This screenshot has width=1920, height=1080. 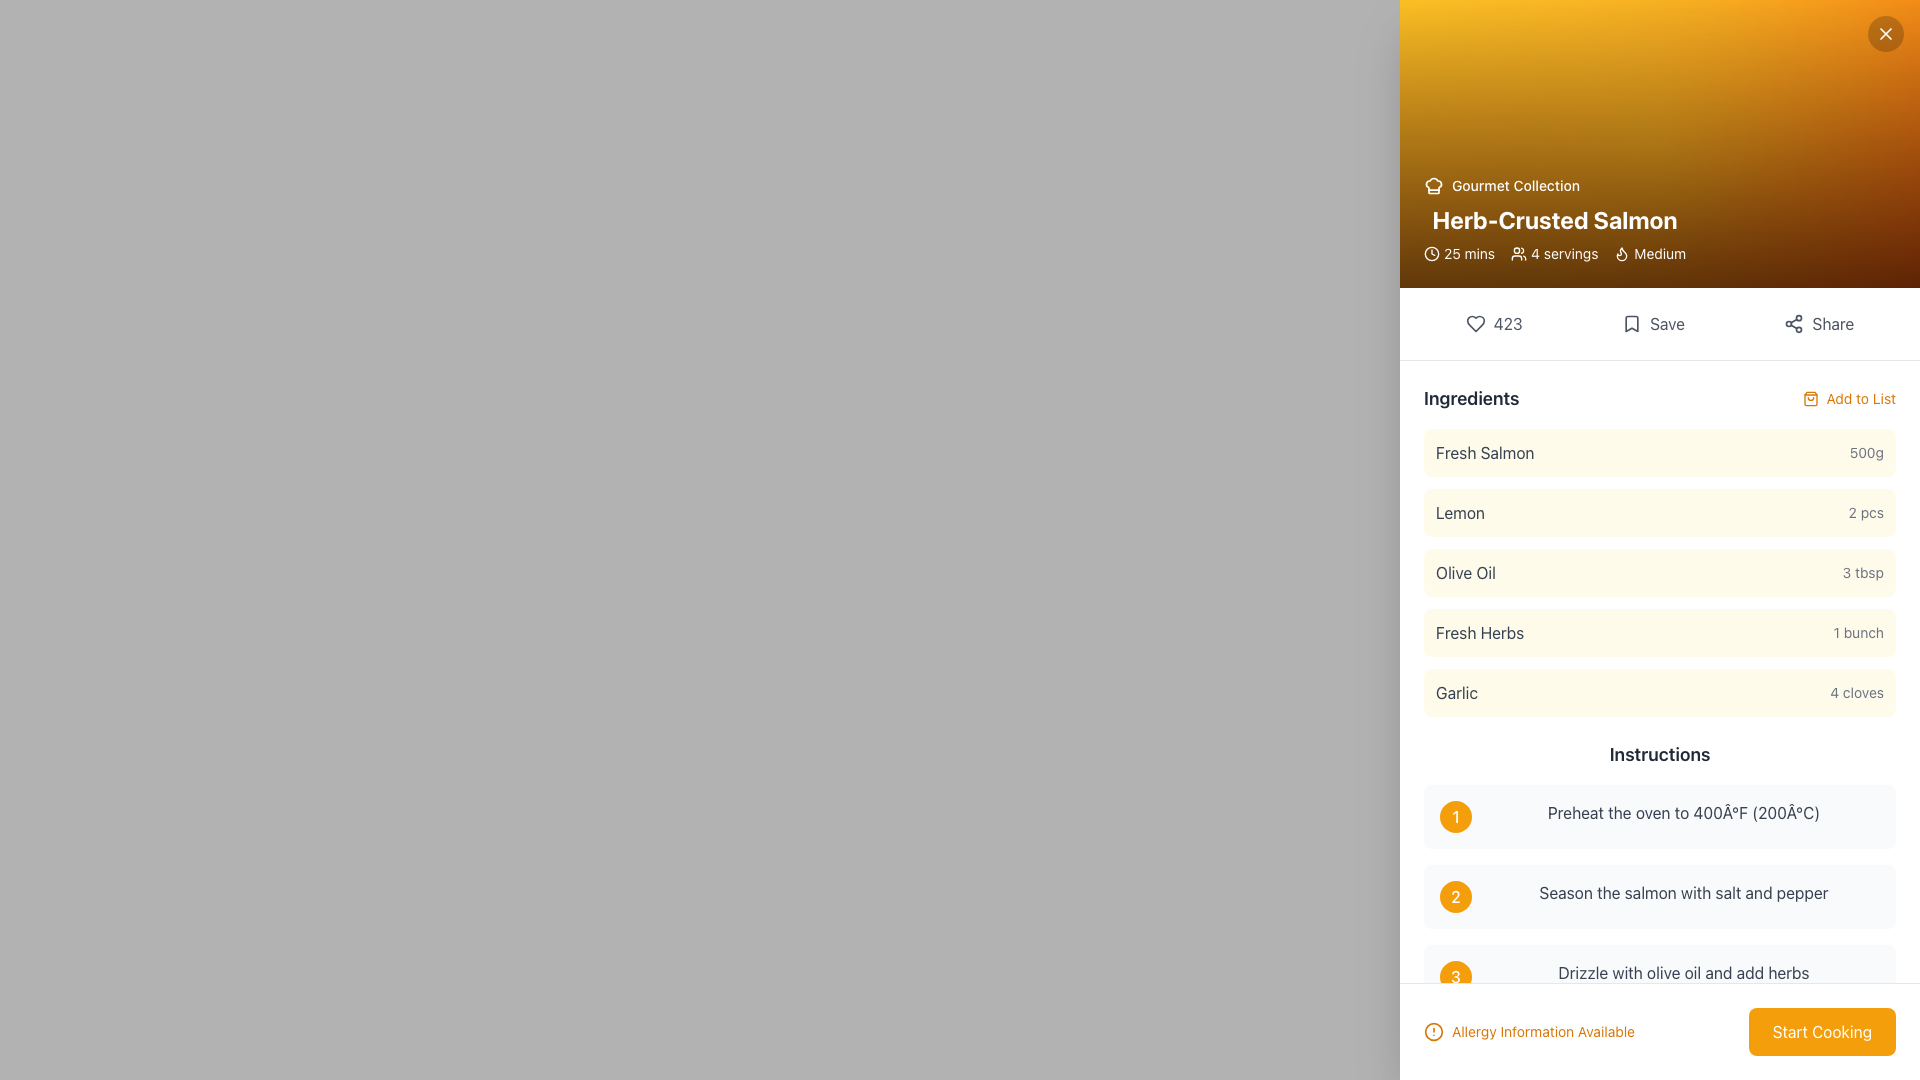 What do you see at coordinates (1862, 573) in the screenshot?
I see `information displayed in the small gray text label '3 tbsp' located to the right of 'Olive Oil' in the Ingredients section` at bounding box center [1862, 573].